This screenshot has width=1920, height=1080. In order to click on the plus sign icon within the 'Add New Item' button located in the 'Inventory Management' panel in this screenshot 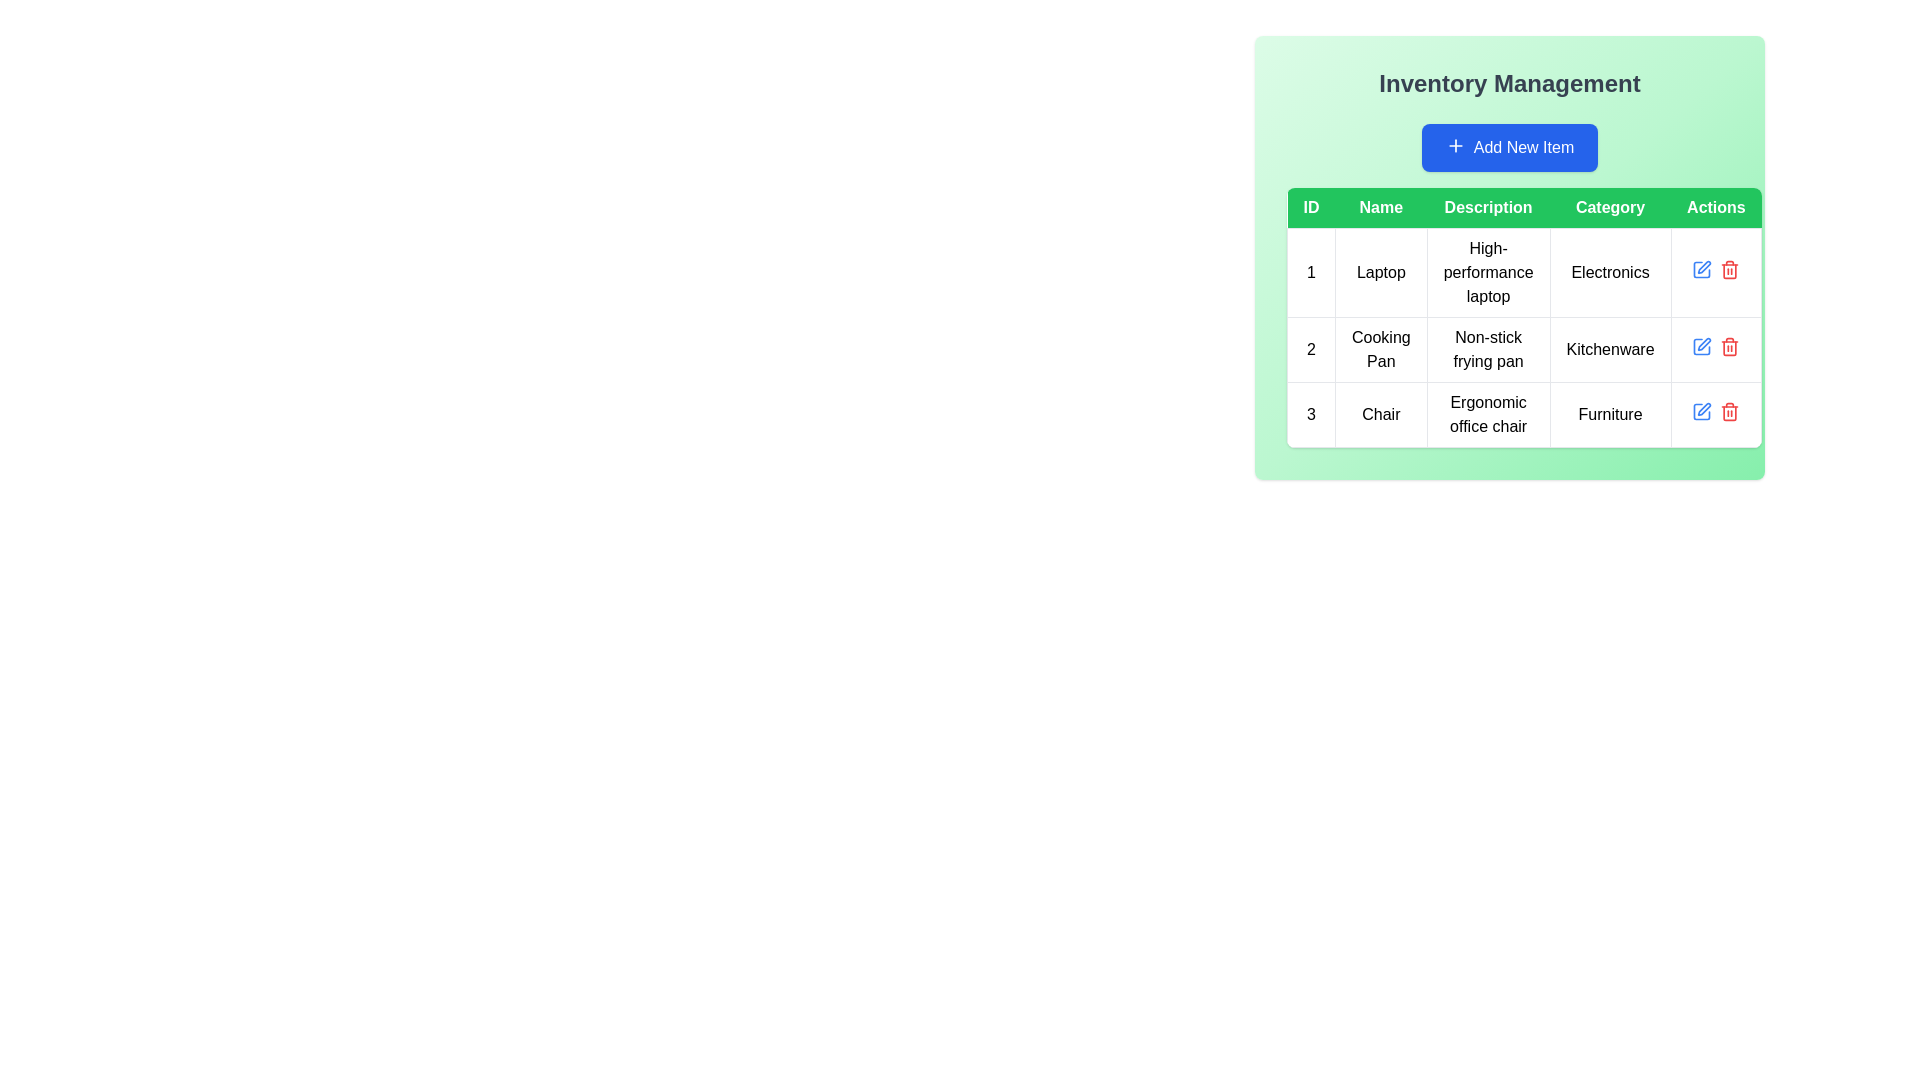, I will do `click(1455, 145)`.